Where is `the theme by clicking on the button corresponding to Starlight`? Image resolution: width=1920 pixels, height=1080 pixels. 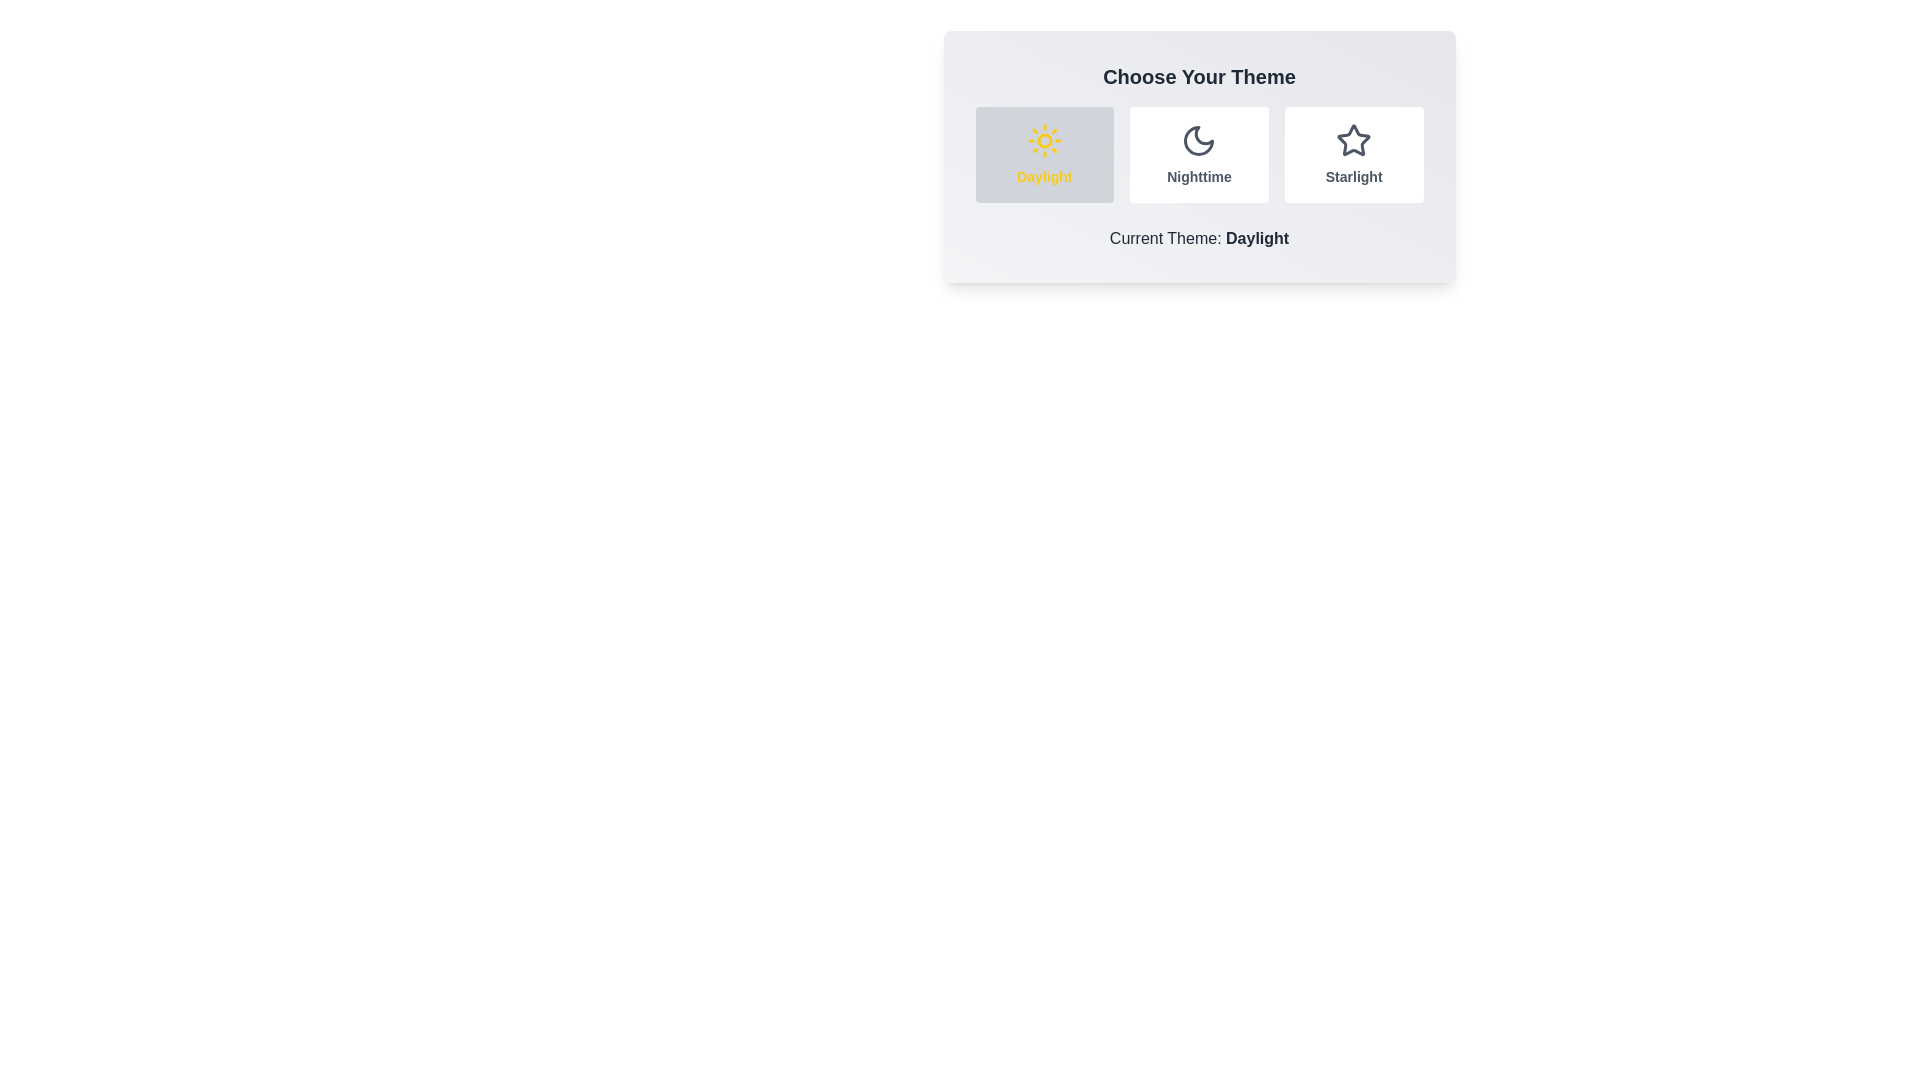
the theme by clicking on the button corresponding to Starlight is located at coordinates (1354, 153).